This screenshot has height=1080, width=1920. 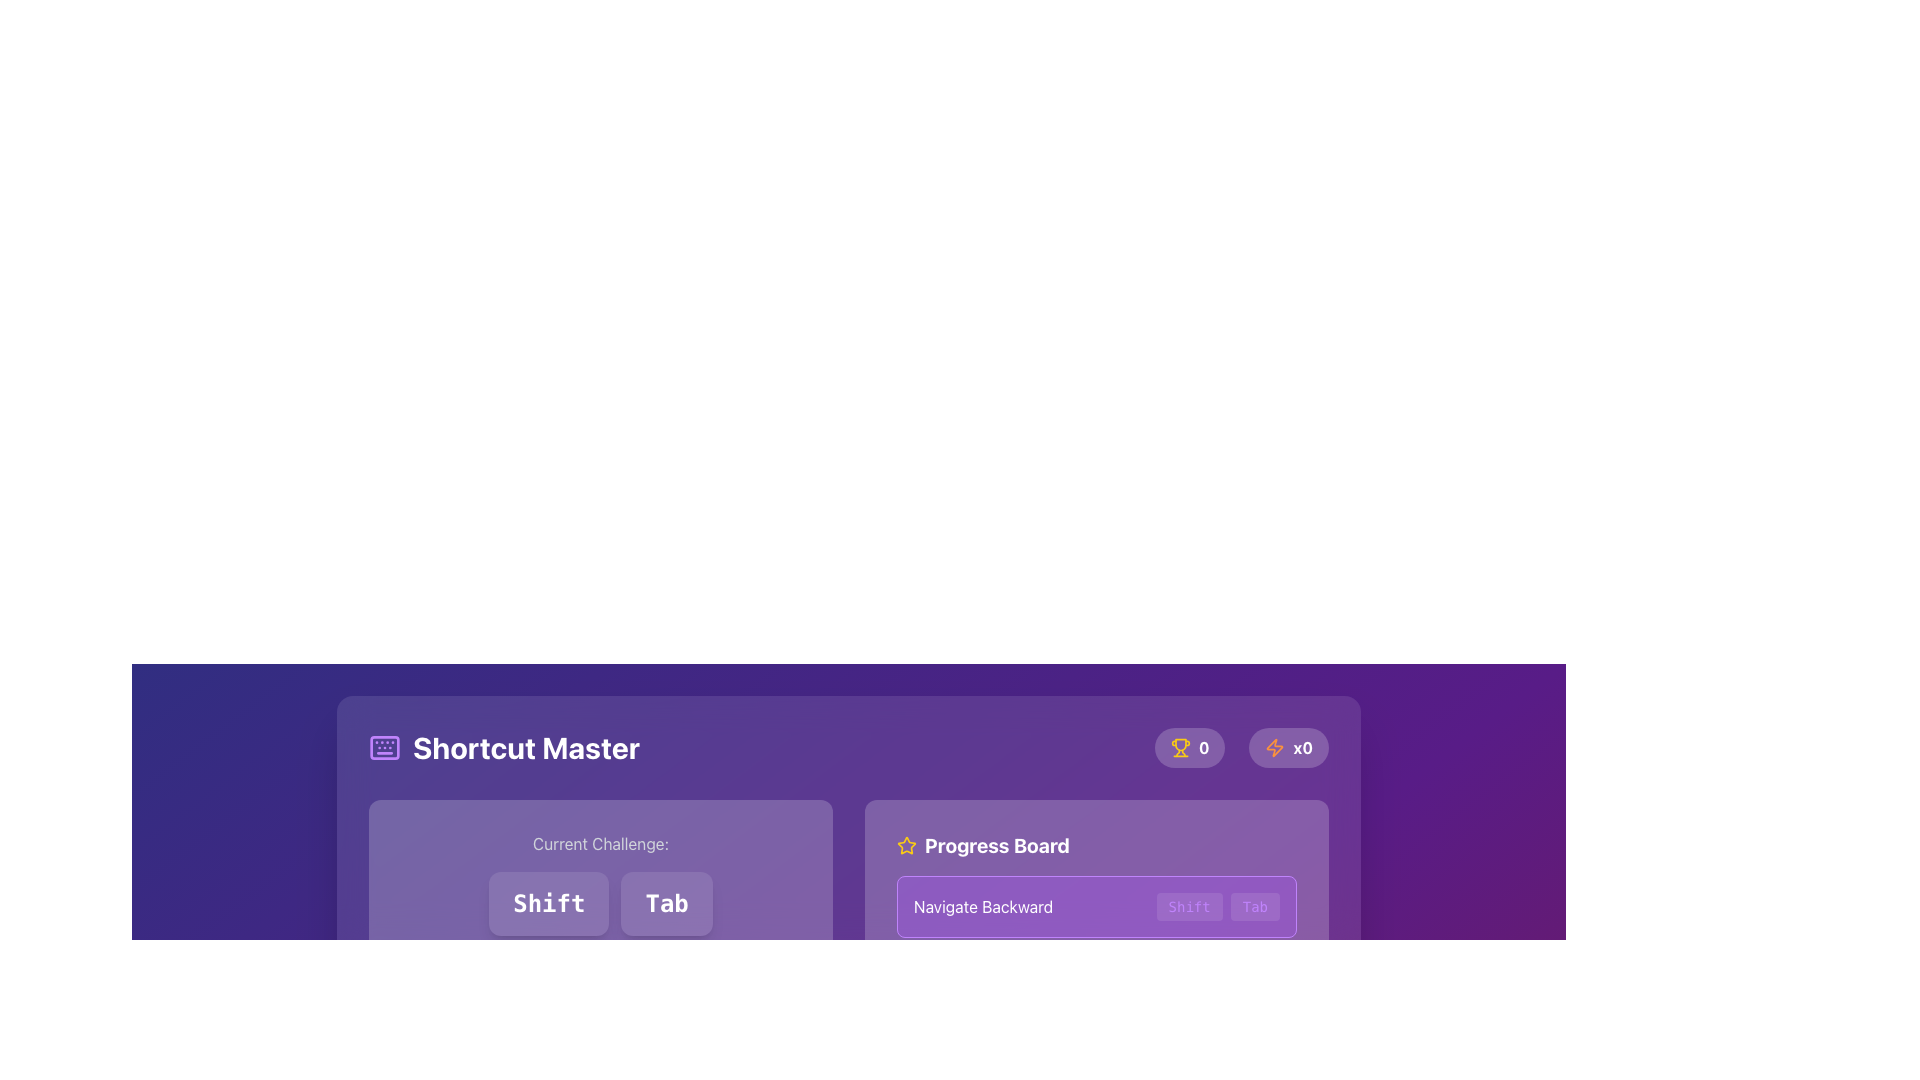 What do you see at coordinates (384, 748) in the screenshot?
I see `the graphical icon resembling a keyboard, which is a small, rectangular shape with rounded edges, styled within a purple and violet interface, located near the title 'Shortcut Master'` at bounding box center [384, 748].